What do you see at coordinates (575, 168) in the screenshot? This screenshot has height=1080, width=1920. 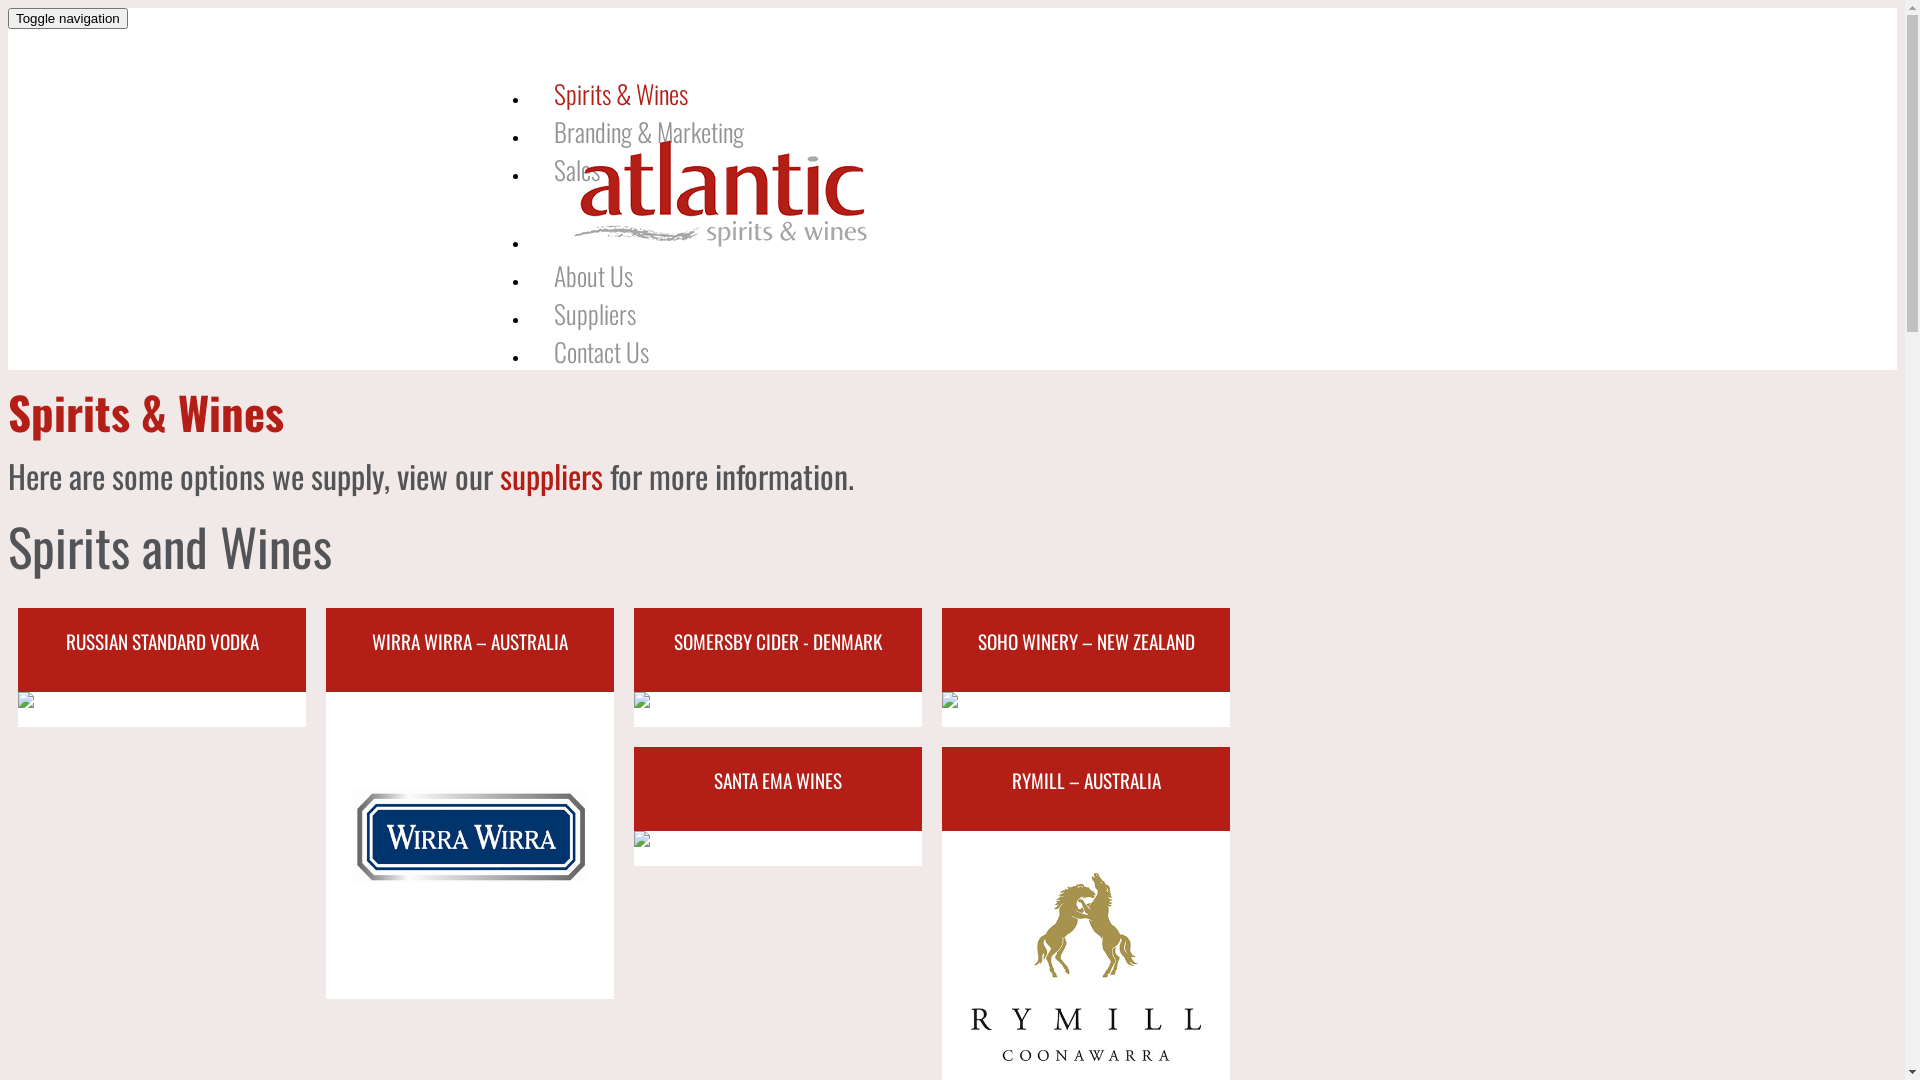 I see `'Sales'` at bounding box center [575, 168].